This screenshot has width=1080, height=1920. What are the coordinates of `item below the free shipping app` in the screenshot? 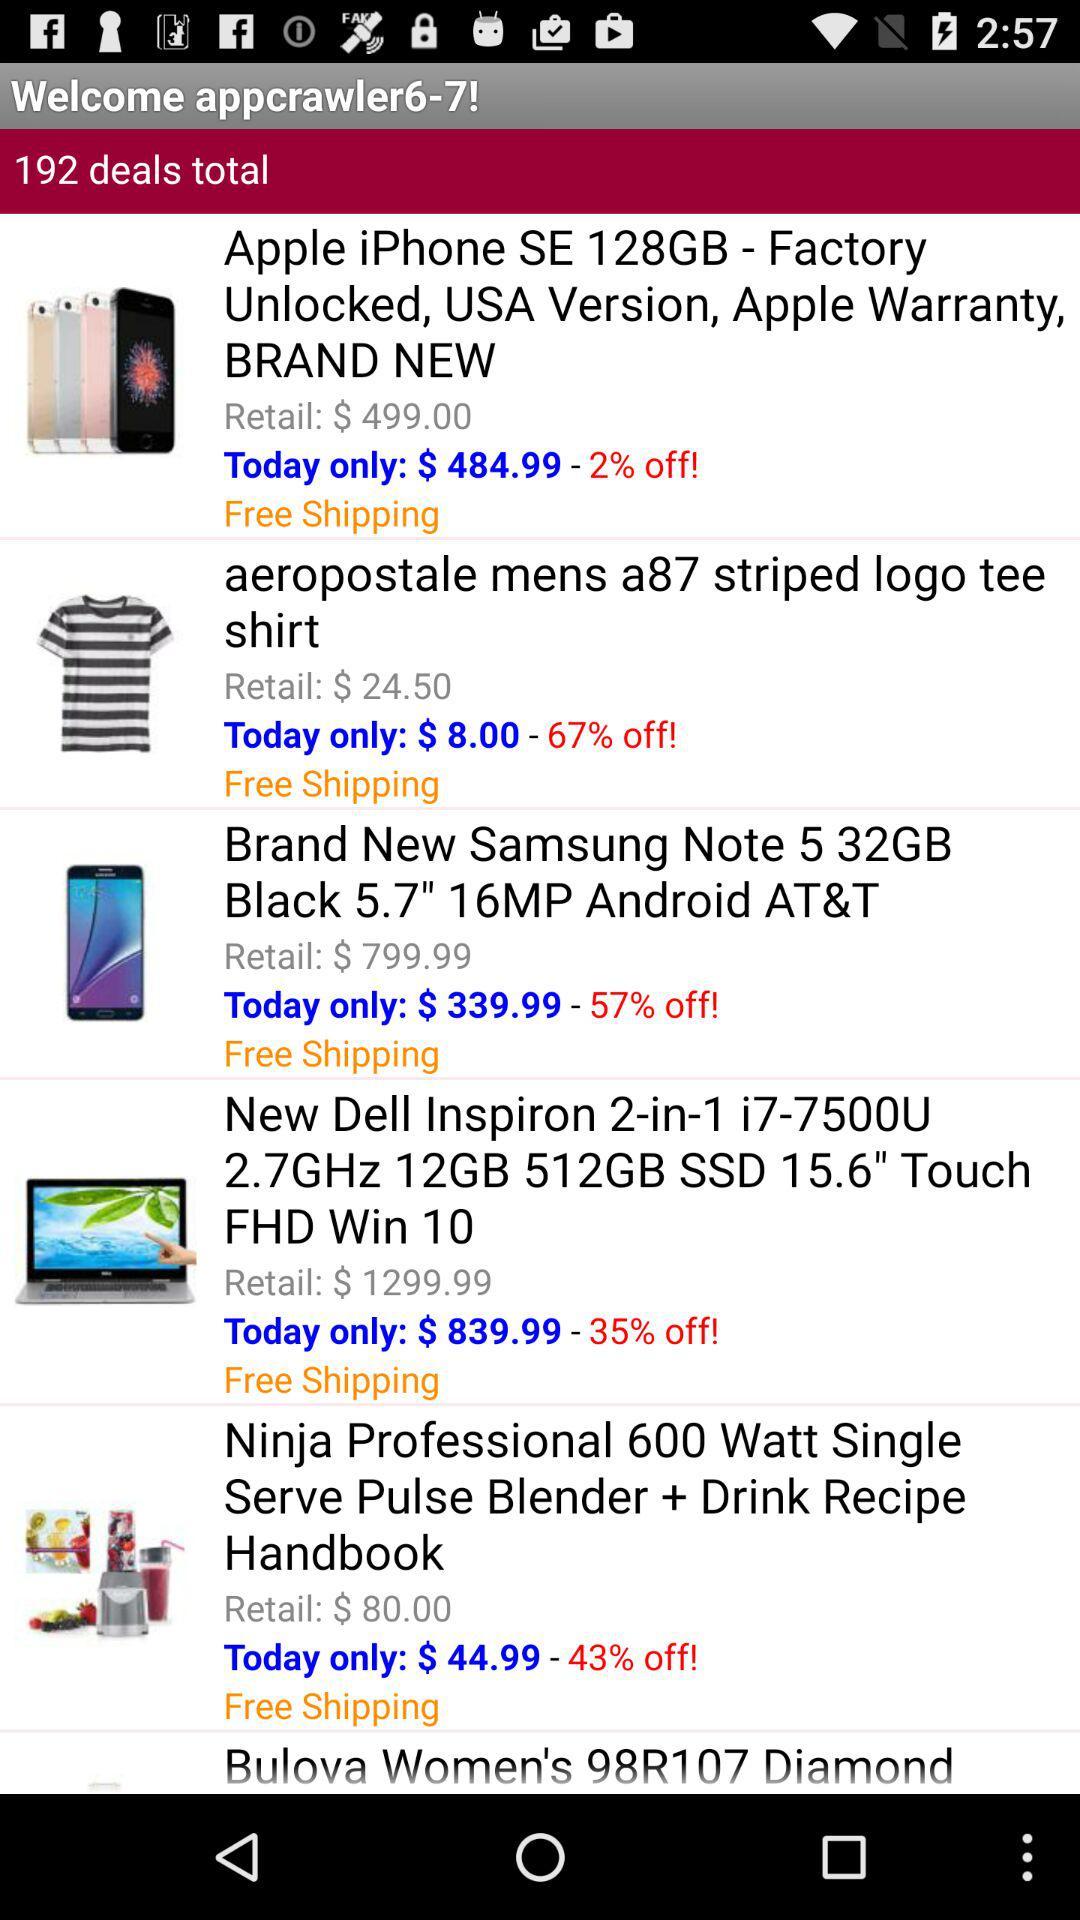 It's located at (651, 1168).